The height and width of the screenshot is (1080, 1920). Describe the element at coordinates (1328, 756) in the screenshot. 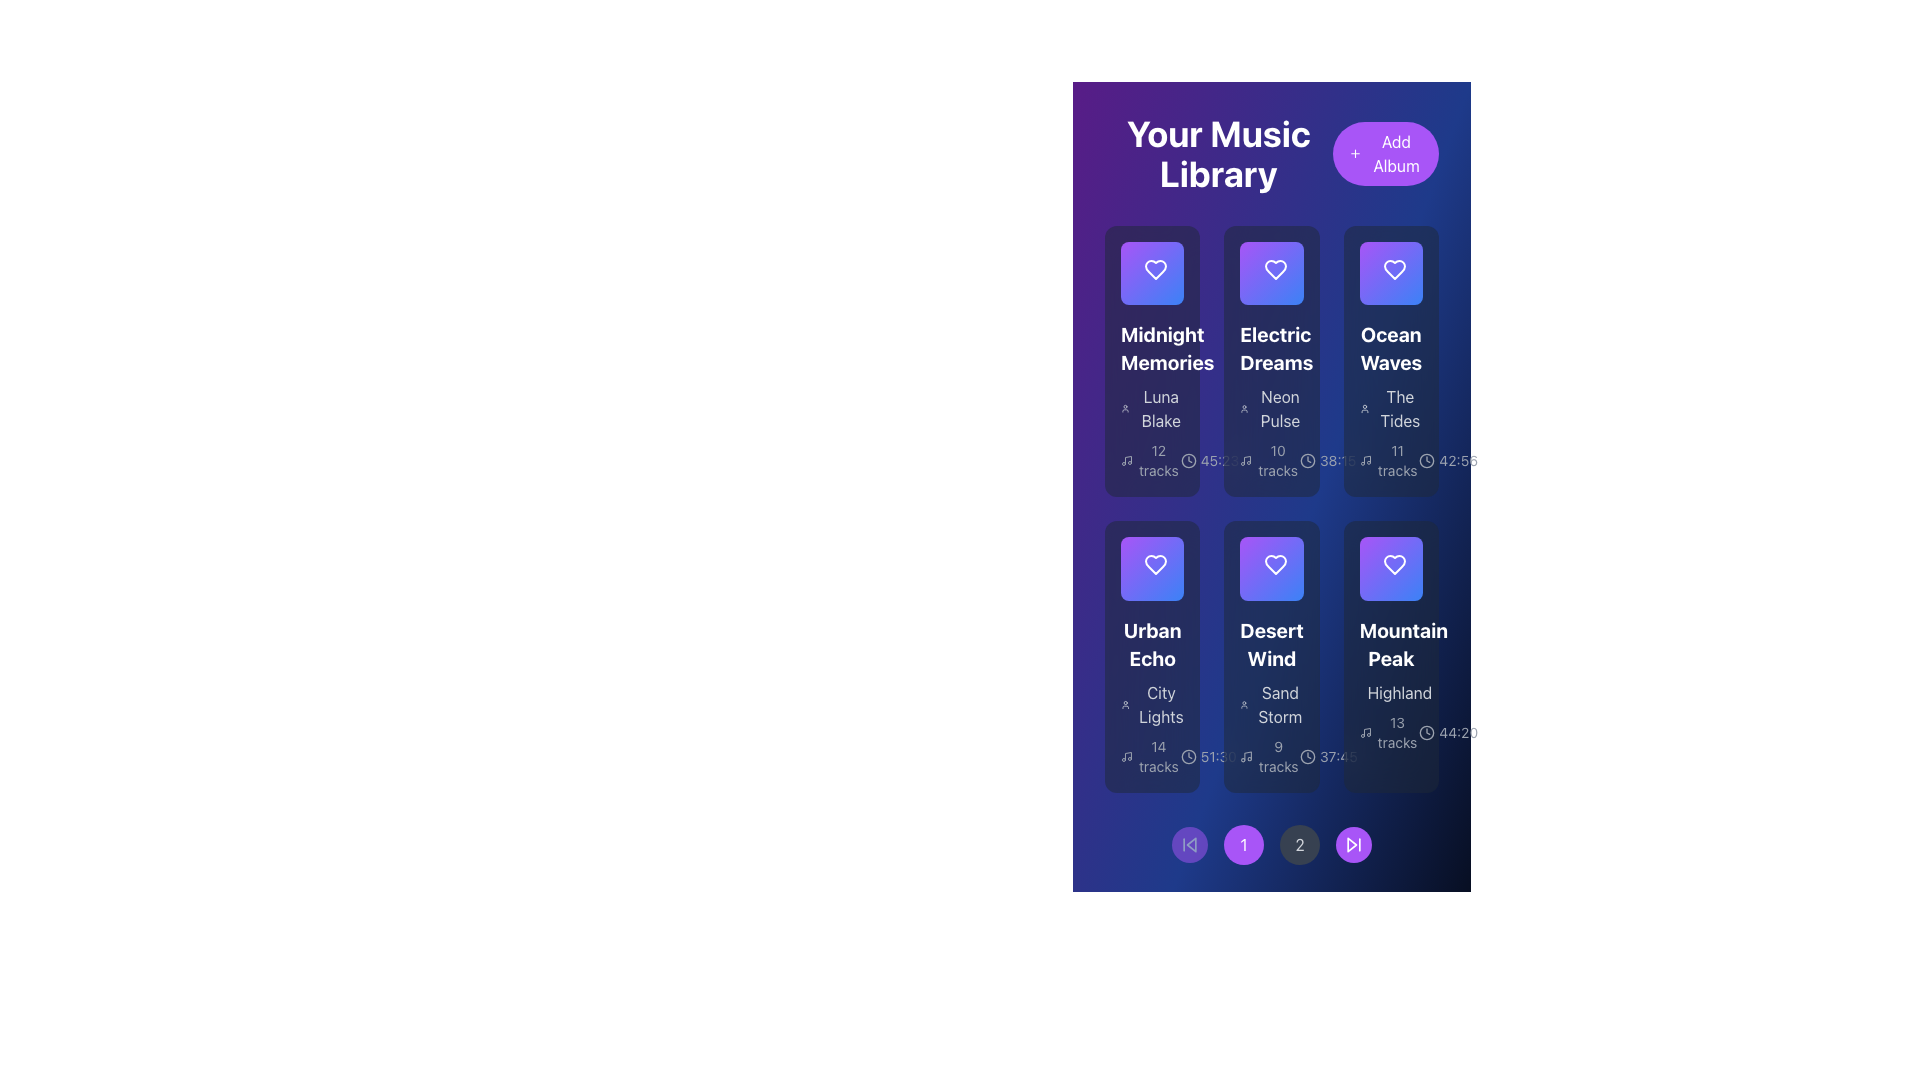

I see `the small clock icon displaying '37:45'` at that location.